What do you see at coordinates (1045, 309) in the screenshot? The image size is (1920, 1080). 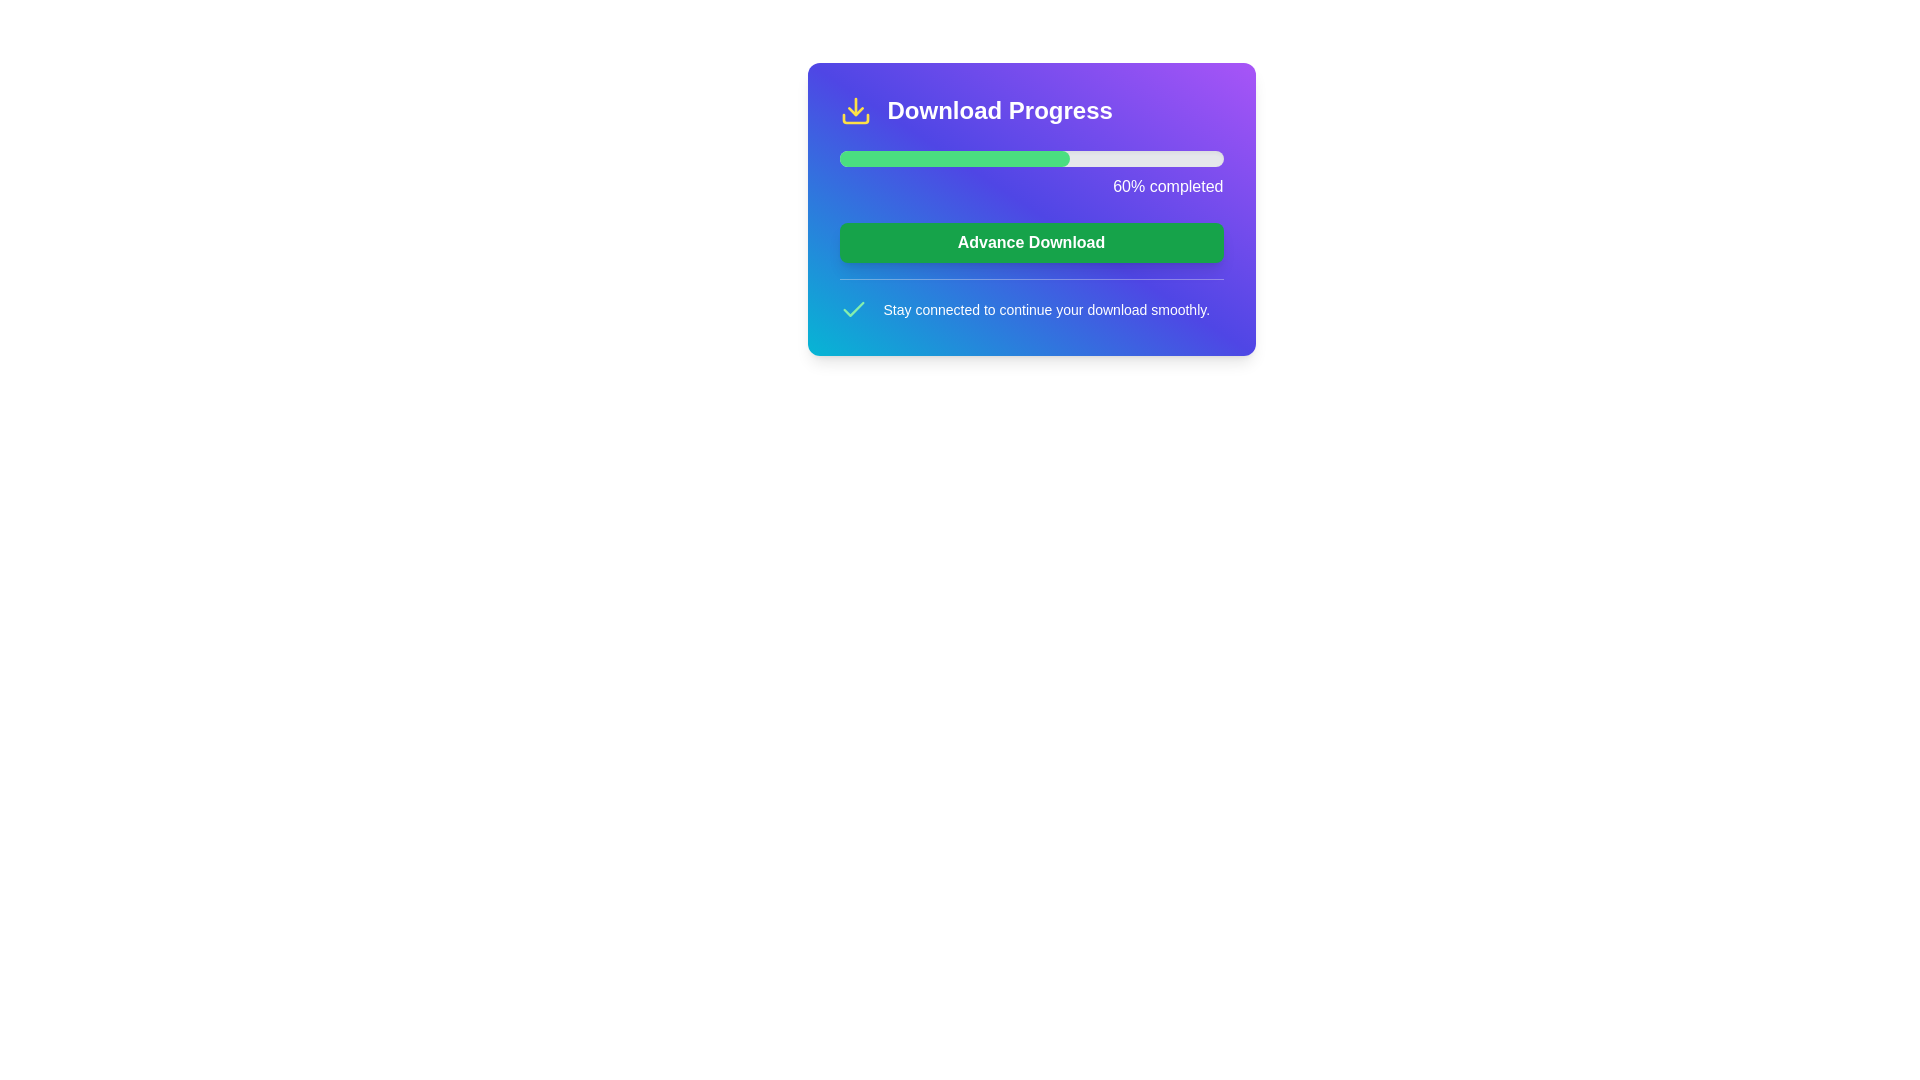 I see `the white-colored text stating 'Stay connected to continue your download smoothly.' which is centered in a horizontal layout, located at the bottom of a card-like component with 'Download Progress' title` at bounding box center [1045, 309].